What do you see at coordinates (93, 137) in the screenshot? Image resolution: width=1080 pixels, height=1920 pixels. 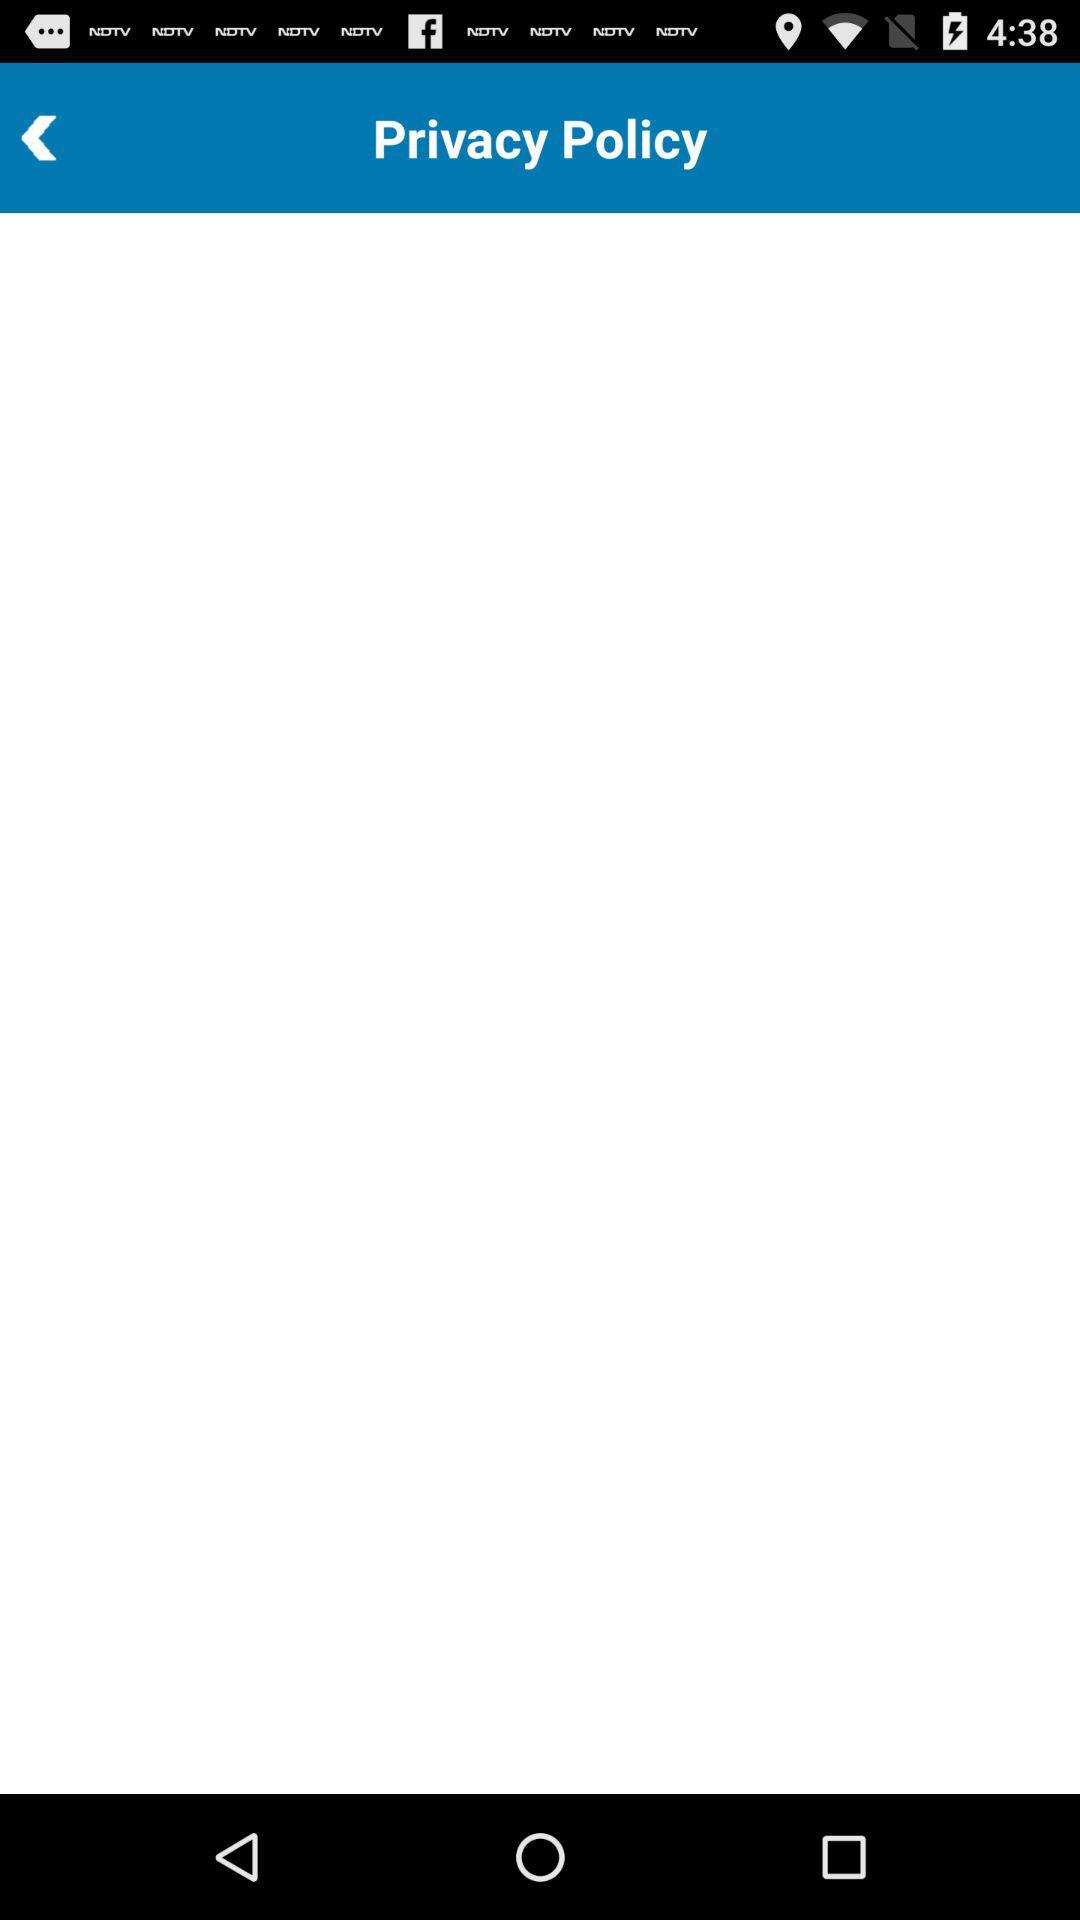 I see `icon to the left of privacy policy icon` at bounding box center [93, 137].